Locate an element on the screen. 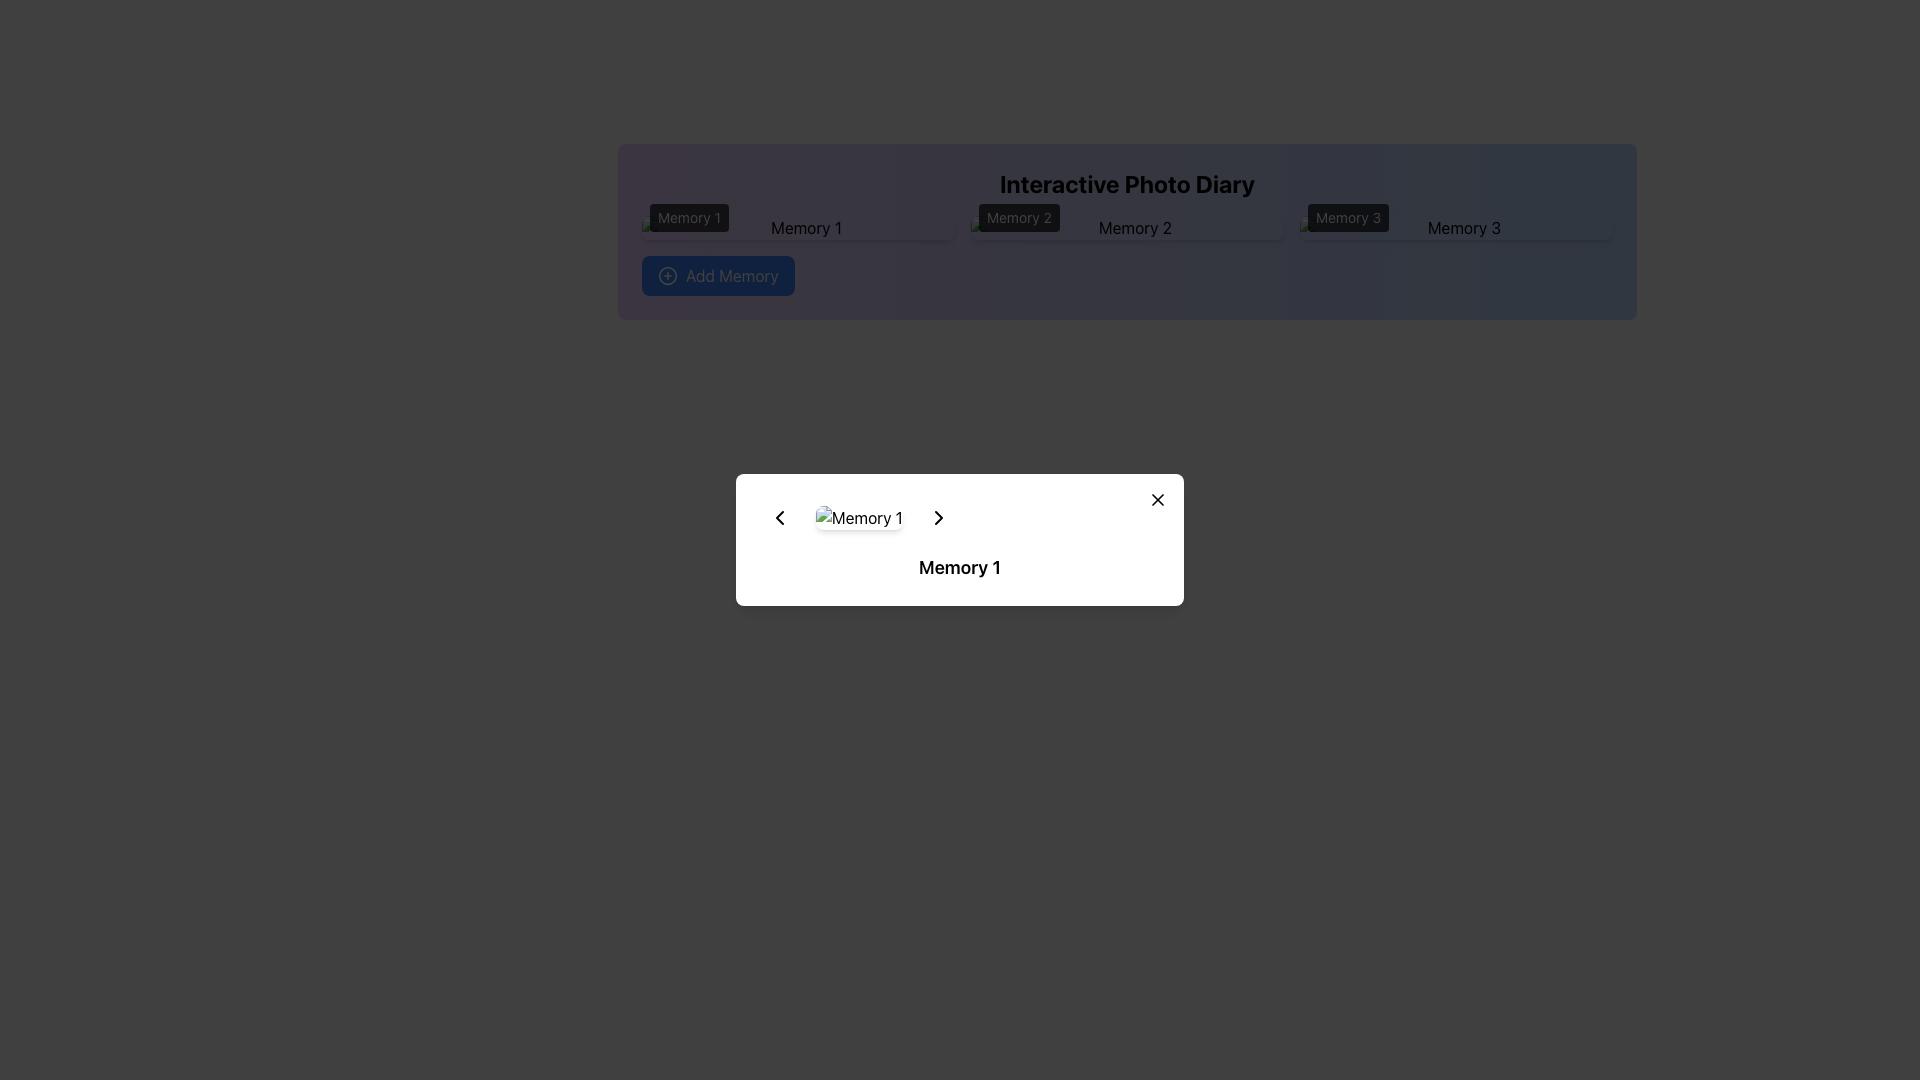 The width and height of the screenshot is (1920, 1080). the left-pointing chevron arrow icon located to the left of the text 'Memory 1' is located at coordinates (778, 516).